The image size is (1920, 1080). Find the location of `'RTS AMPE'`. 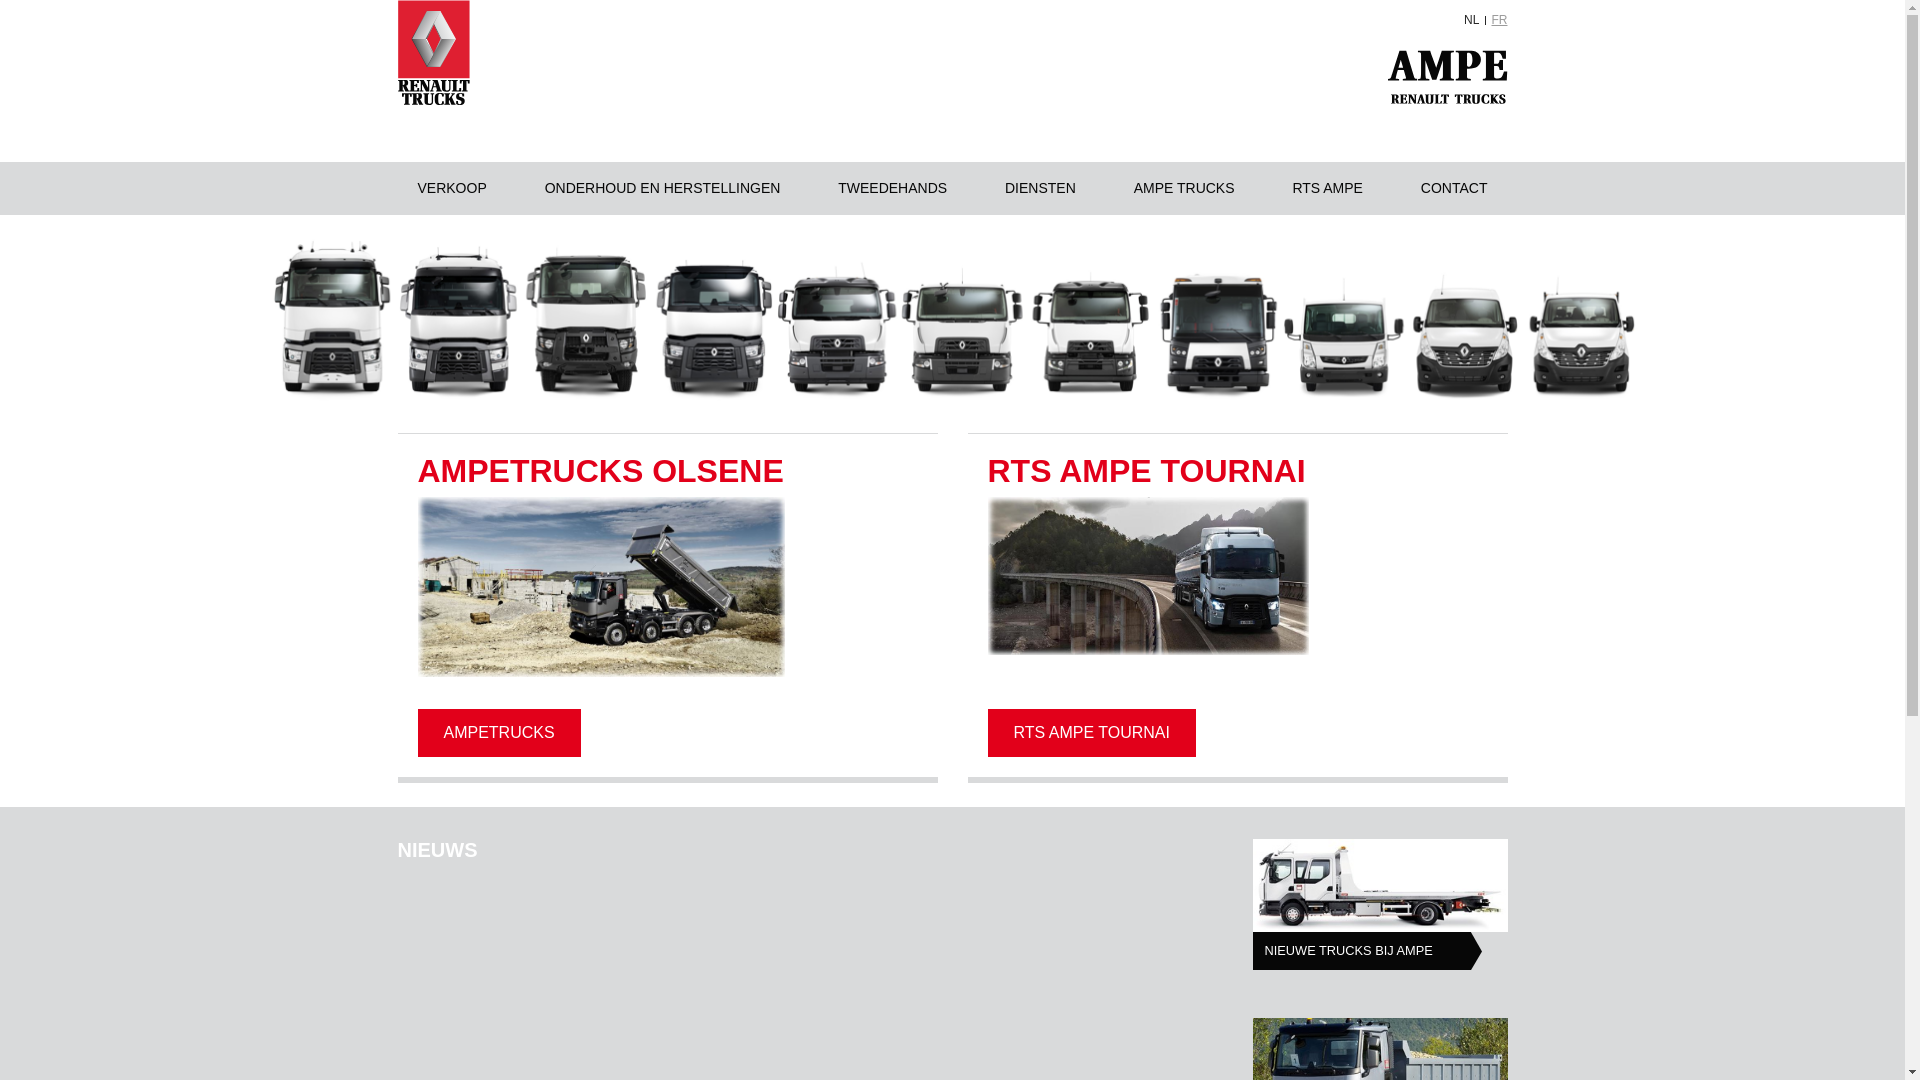

'RTS AMPE' is located at coordinates (1327, 188).